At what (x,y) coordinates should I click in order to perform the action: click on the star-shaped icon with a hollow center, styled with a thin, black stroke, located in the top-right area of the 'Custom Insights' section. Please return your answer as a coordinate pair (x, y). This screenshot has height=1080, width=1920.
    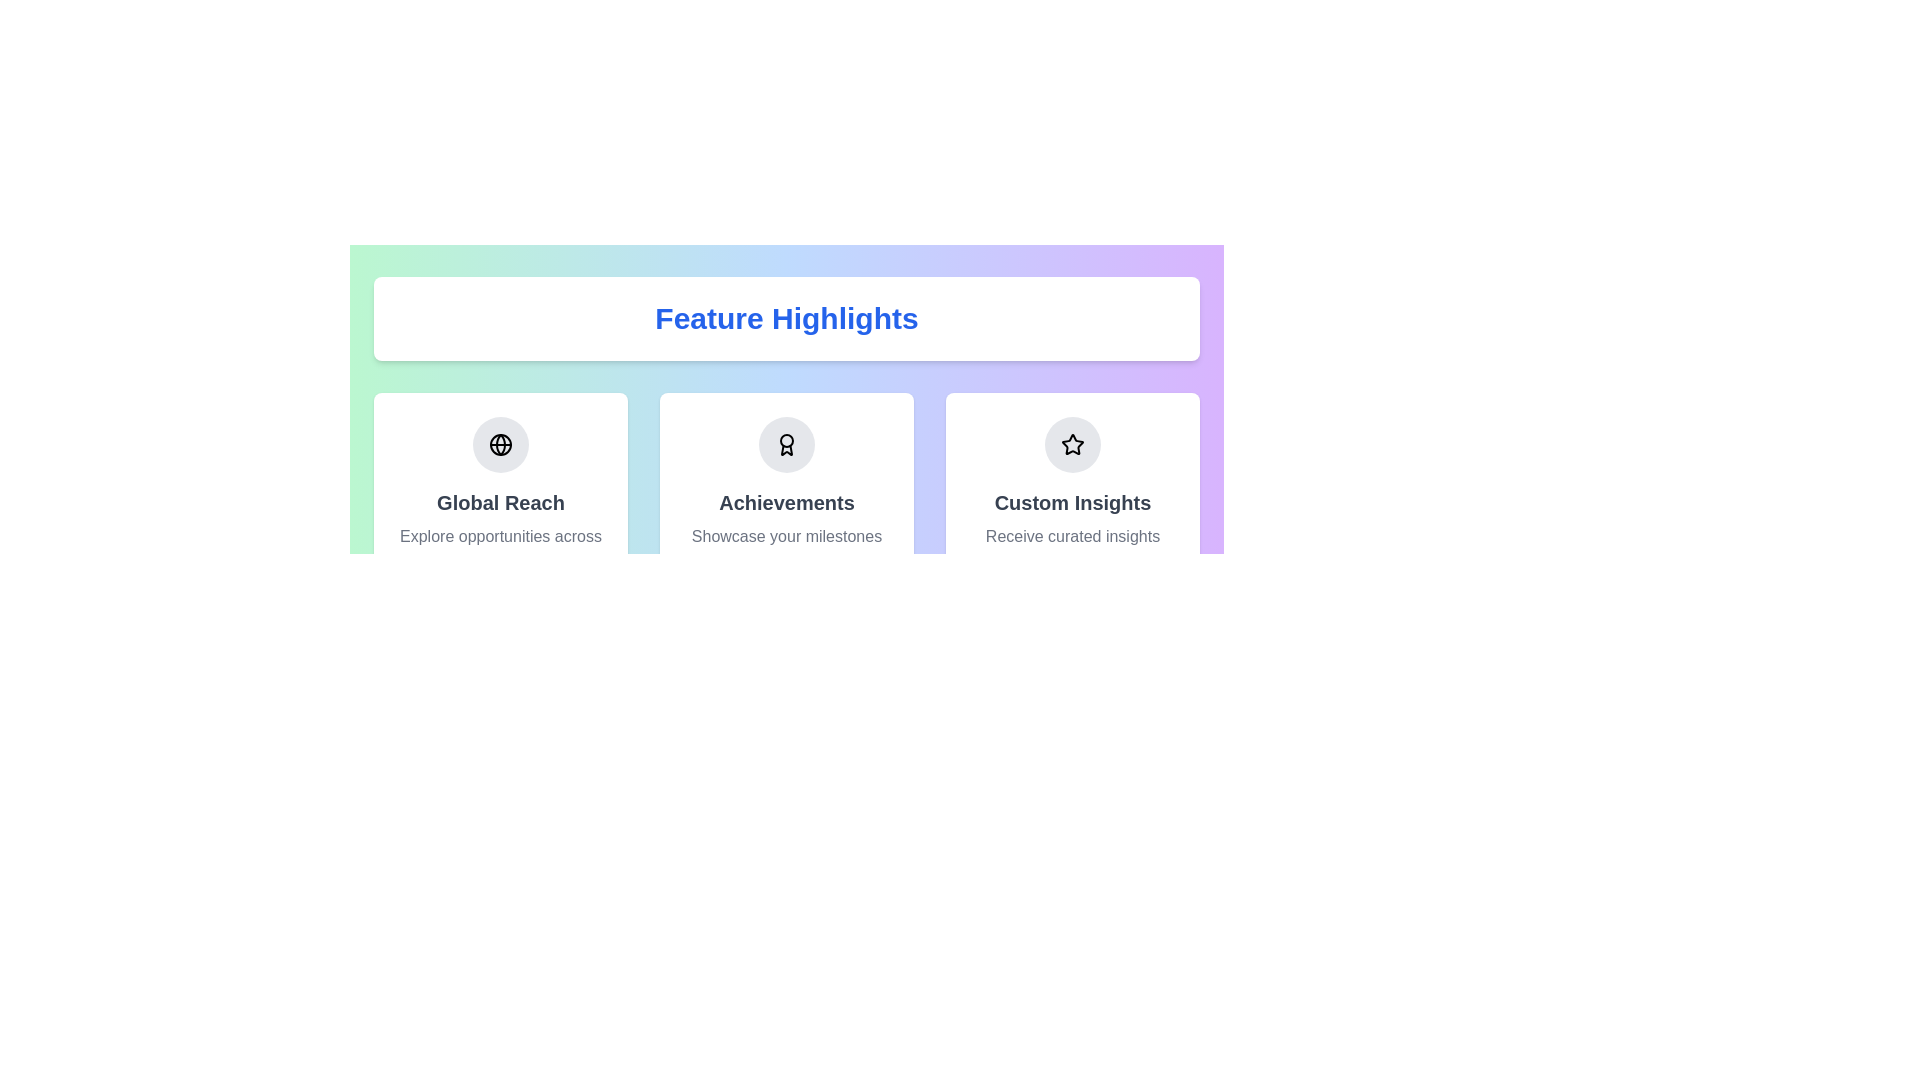
    Looking at the image, I should click on (1072, 443).